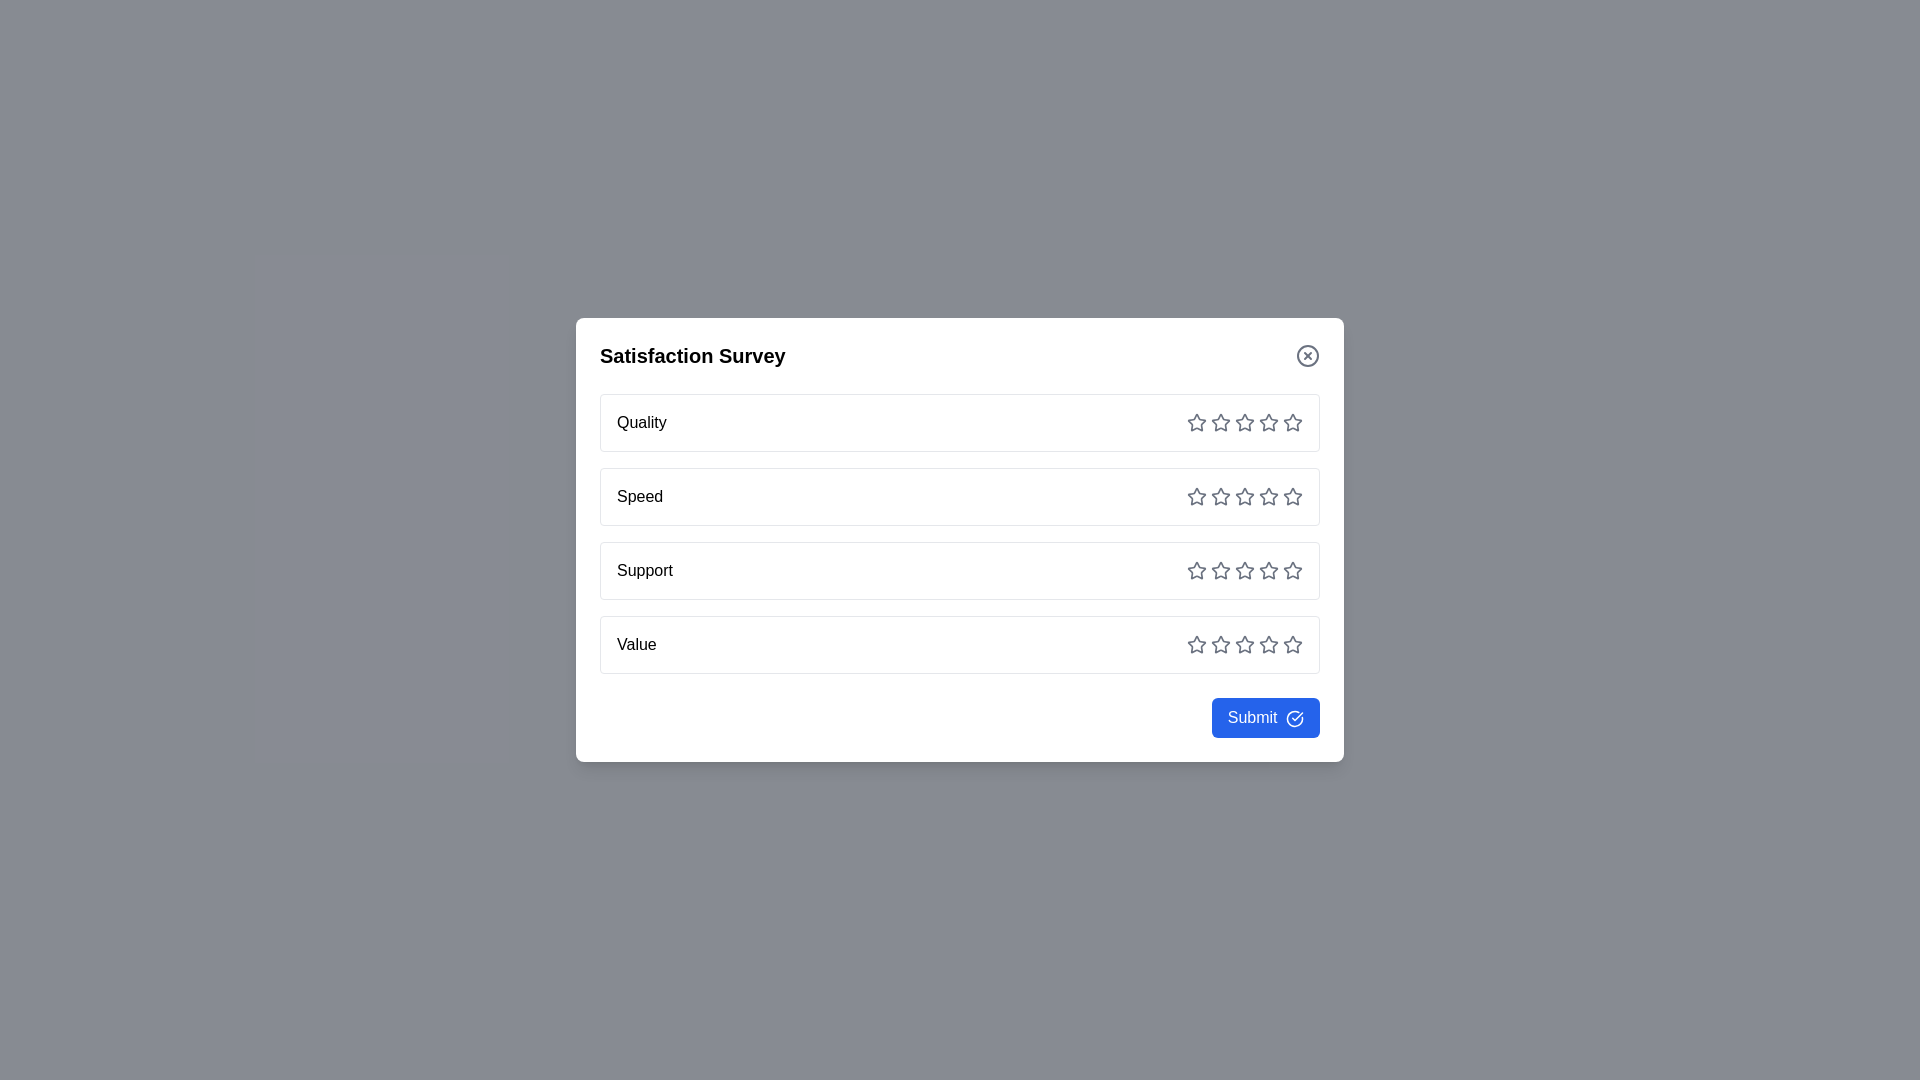  I want to click on close button at the top-right corner of the dialog to close it, so click(1308, 354).